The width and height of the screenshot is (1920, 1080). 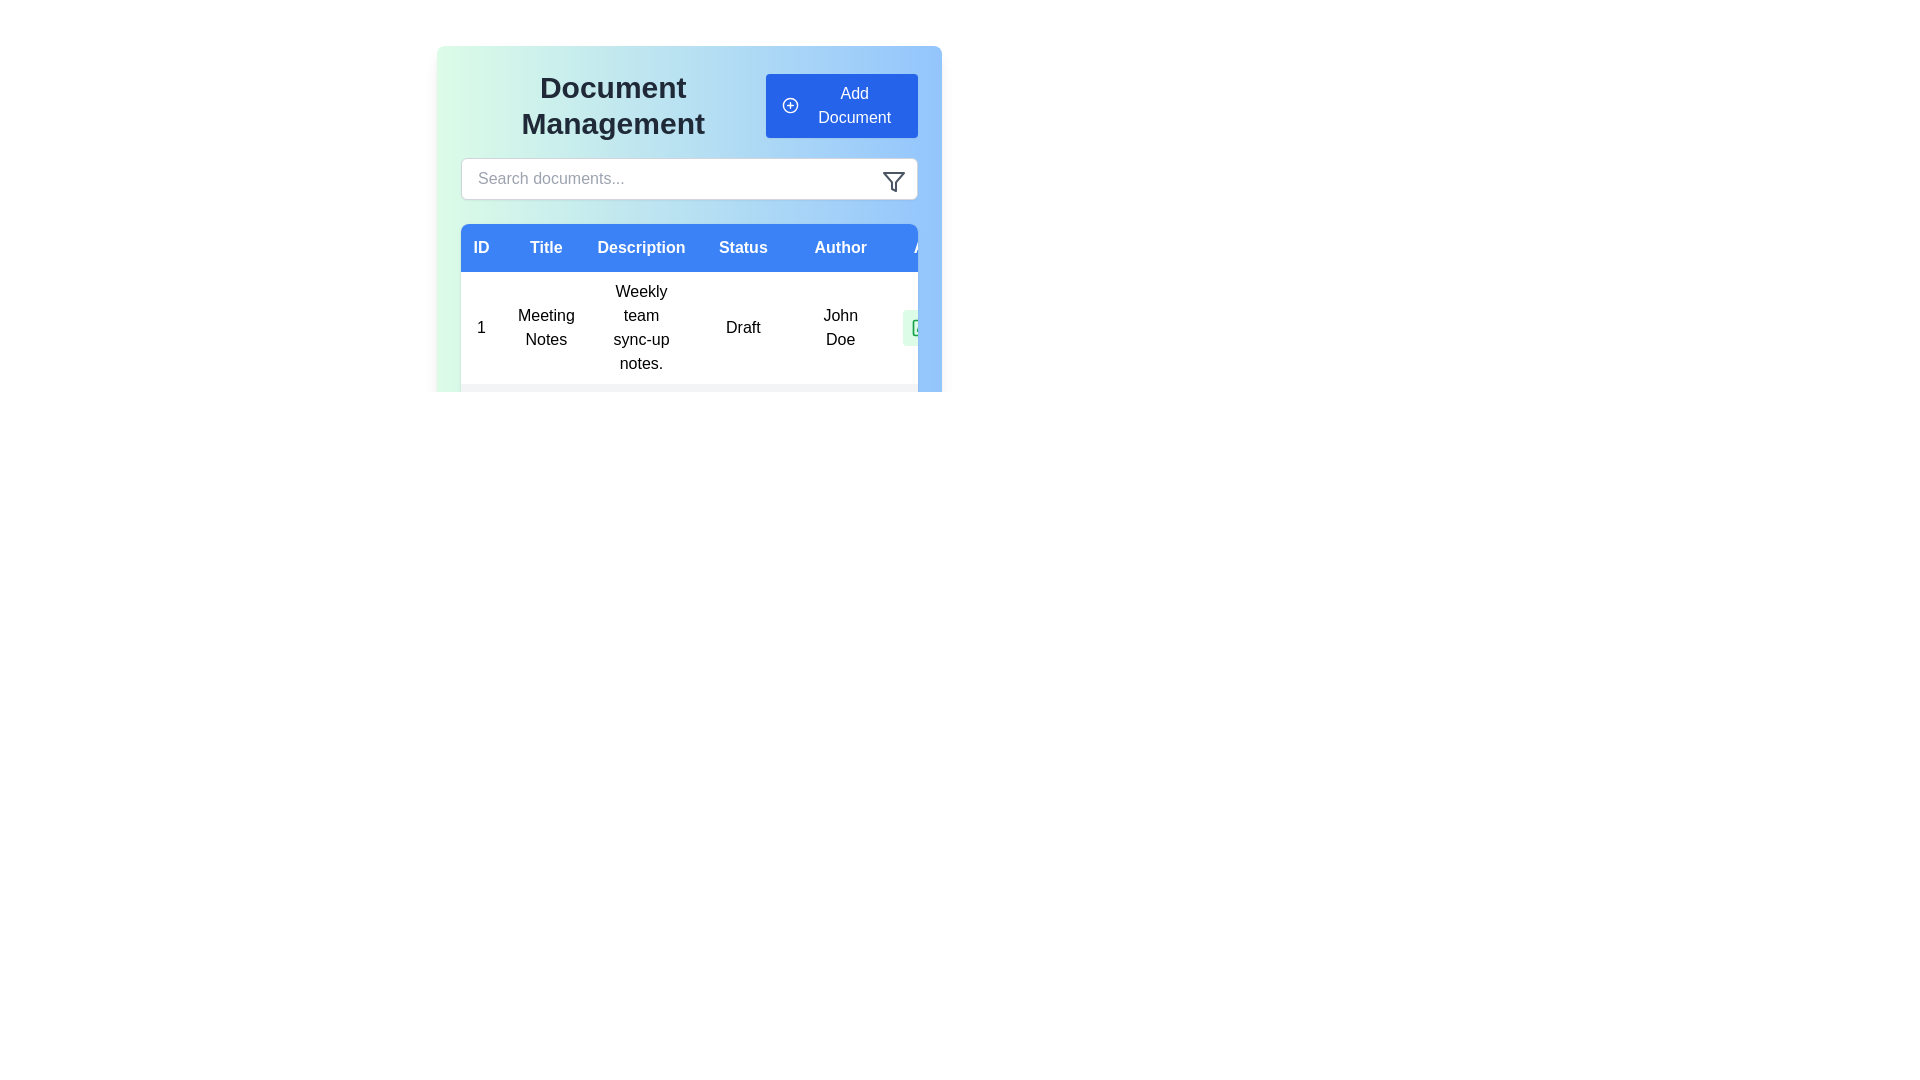 I want to click on the 'Add Document' button, which contains the icon for adding a document, located in the upper-right corner of the interface, so click(x=789, y=105).